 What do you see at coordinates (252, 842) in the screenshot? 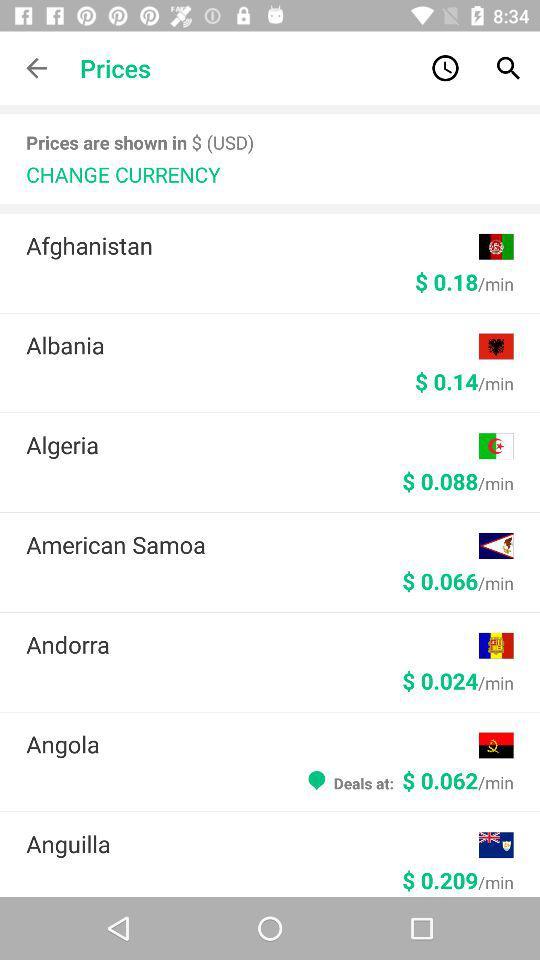
I see `the item below deals at 0 icon` at bounding box center [252, 842].